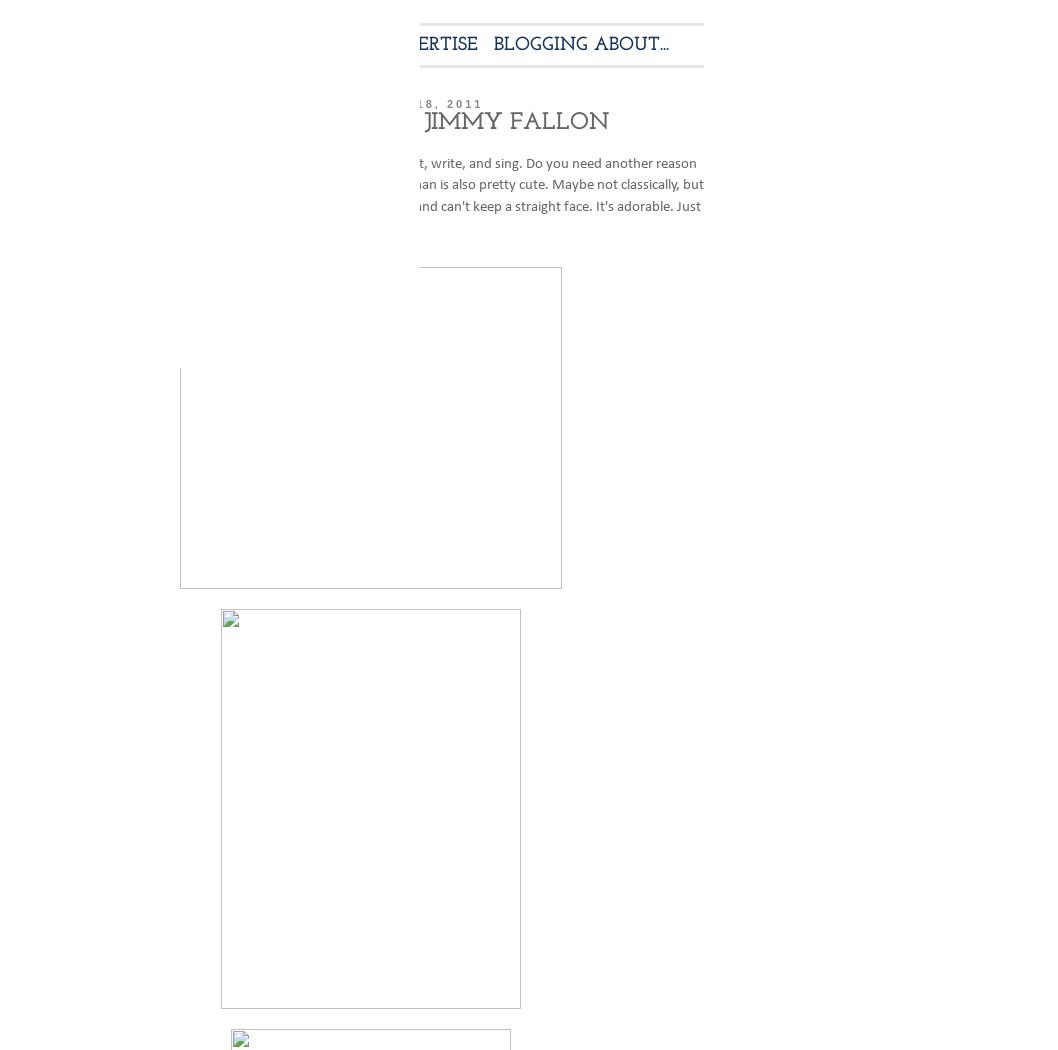 This screenshot has width=1058, height=1050. What do you see at coordinates (370, 121) in the screenshot?
I see `'Man Candy Monday: Jimmy Fallon'` at bounding box center [370, 121].